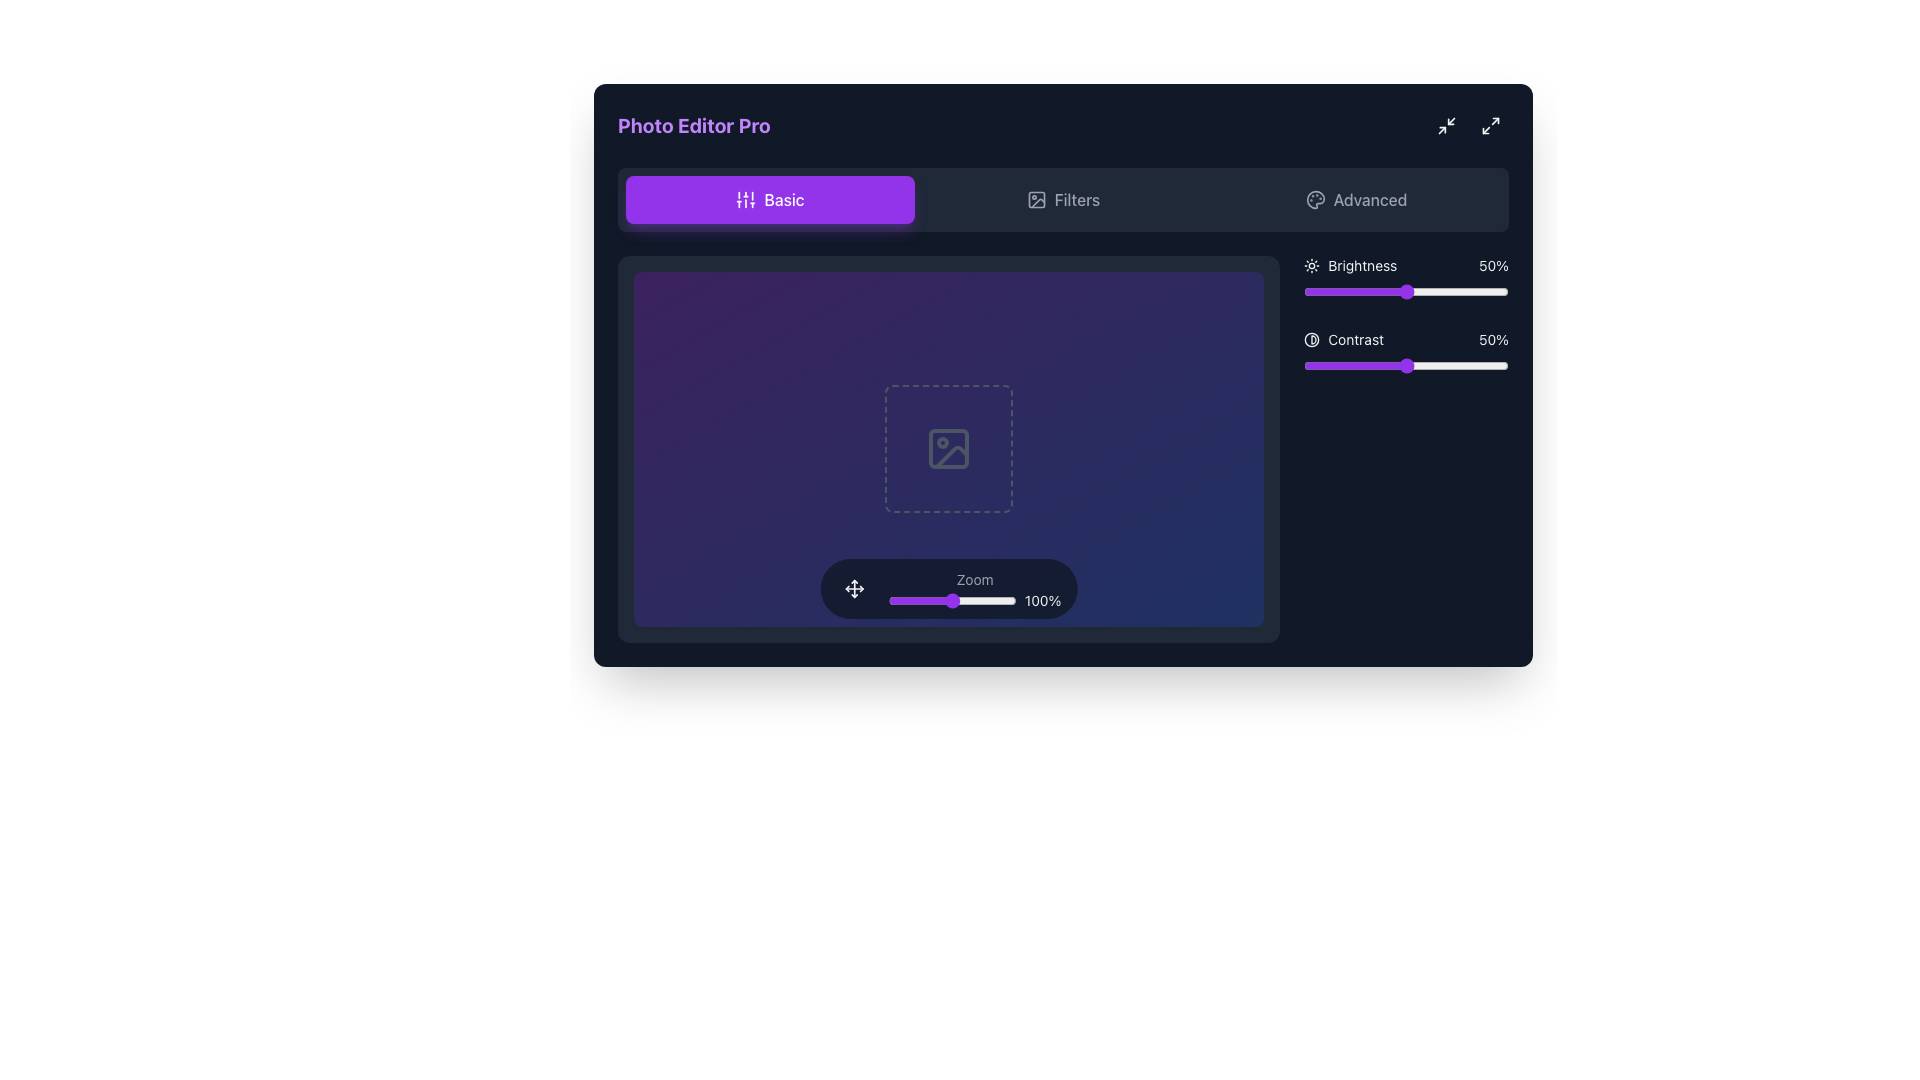 This screenshot has height=1080, width=1920. Describe the element at coordinates (915, 599) in the screenshot. I see `the zoom level` at that location.